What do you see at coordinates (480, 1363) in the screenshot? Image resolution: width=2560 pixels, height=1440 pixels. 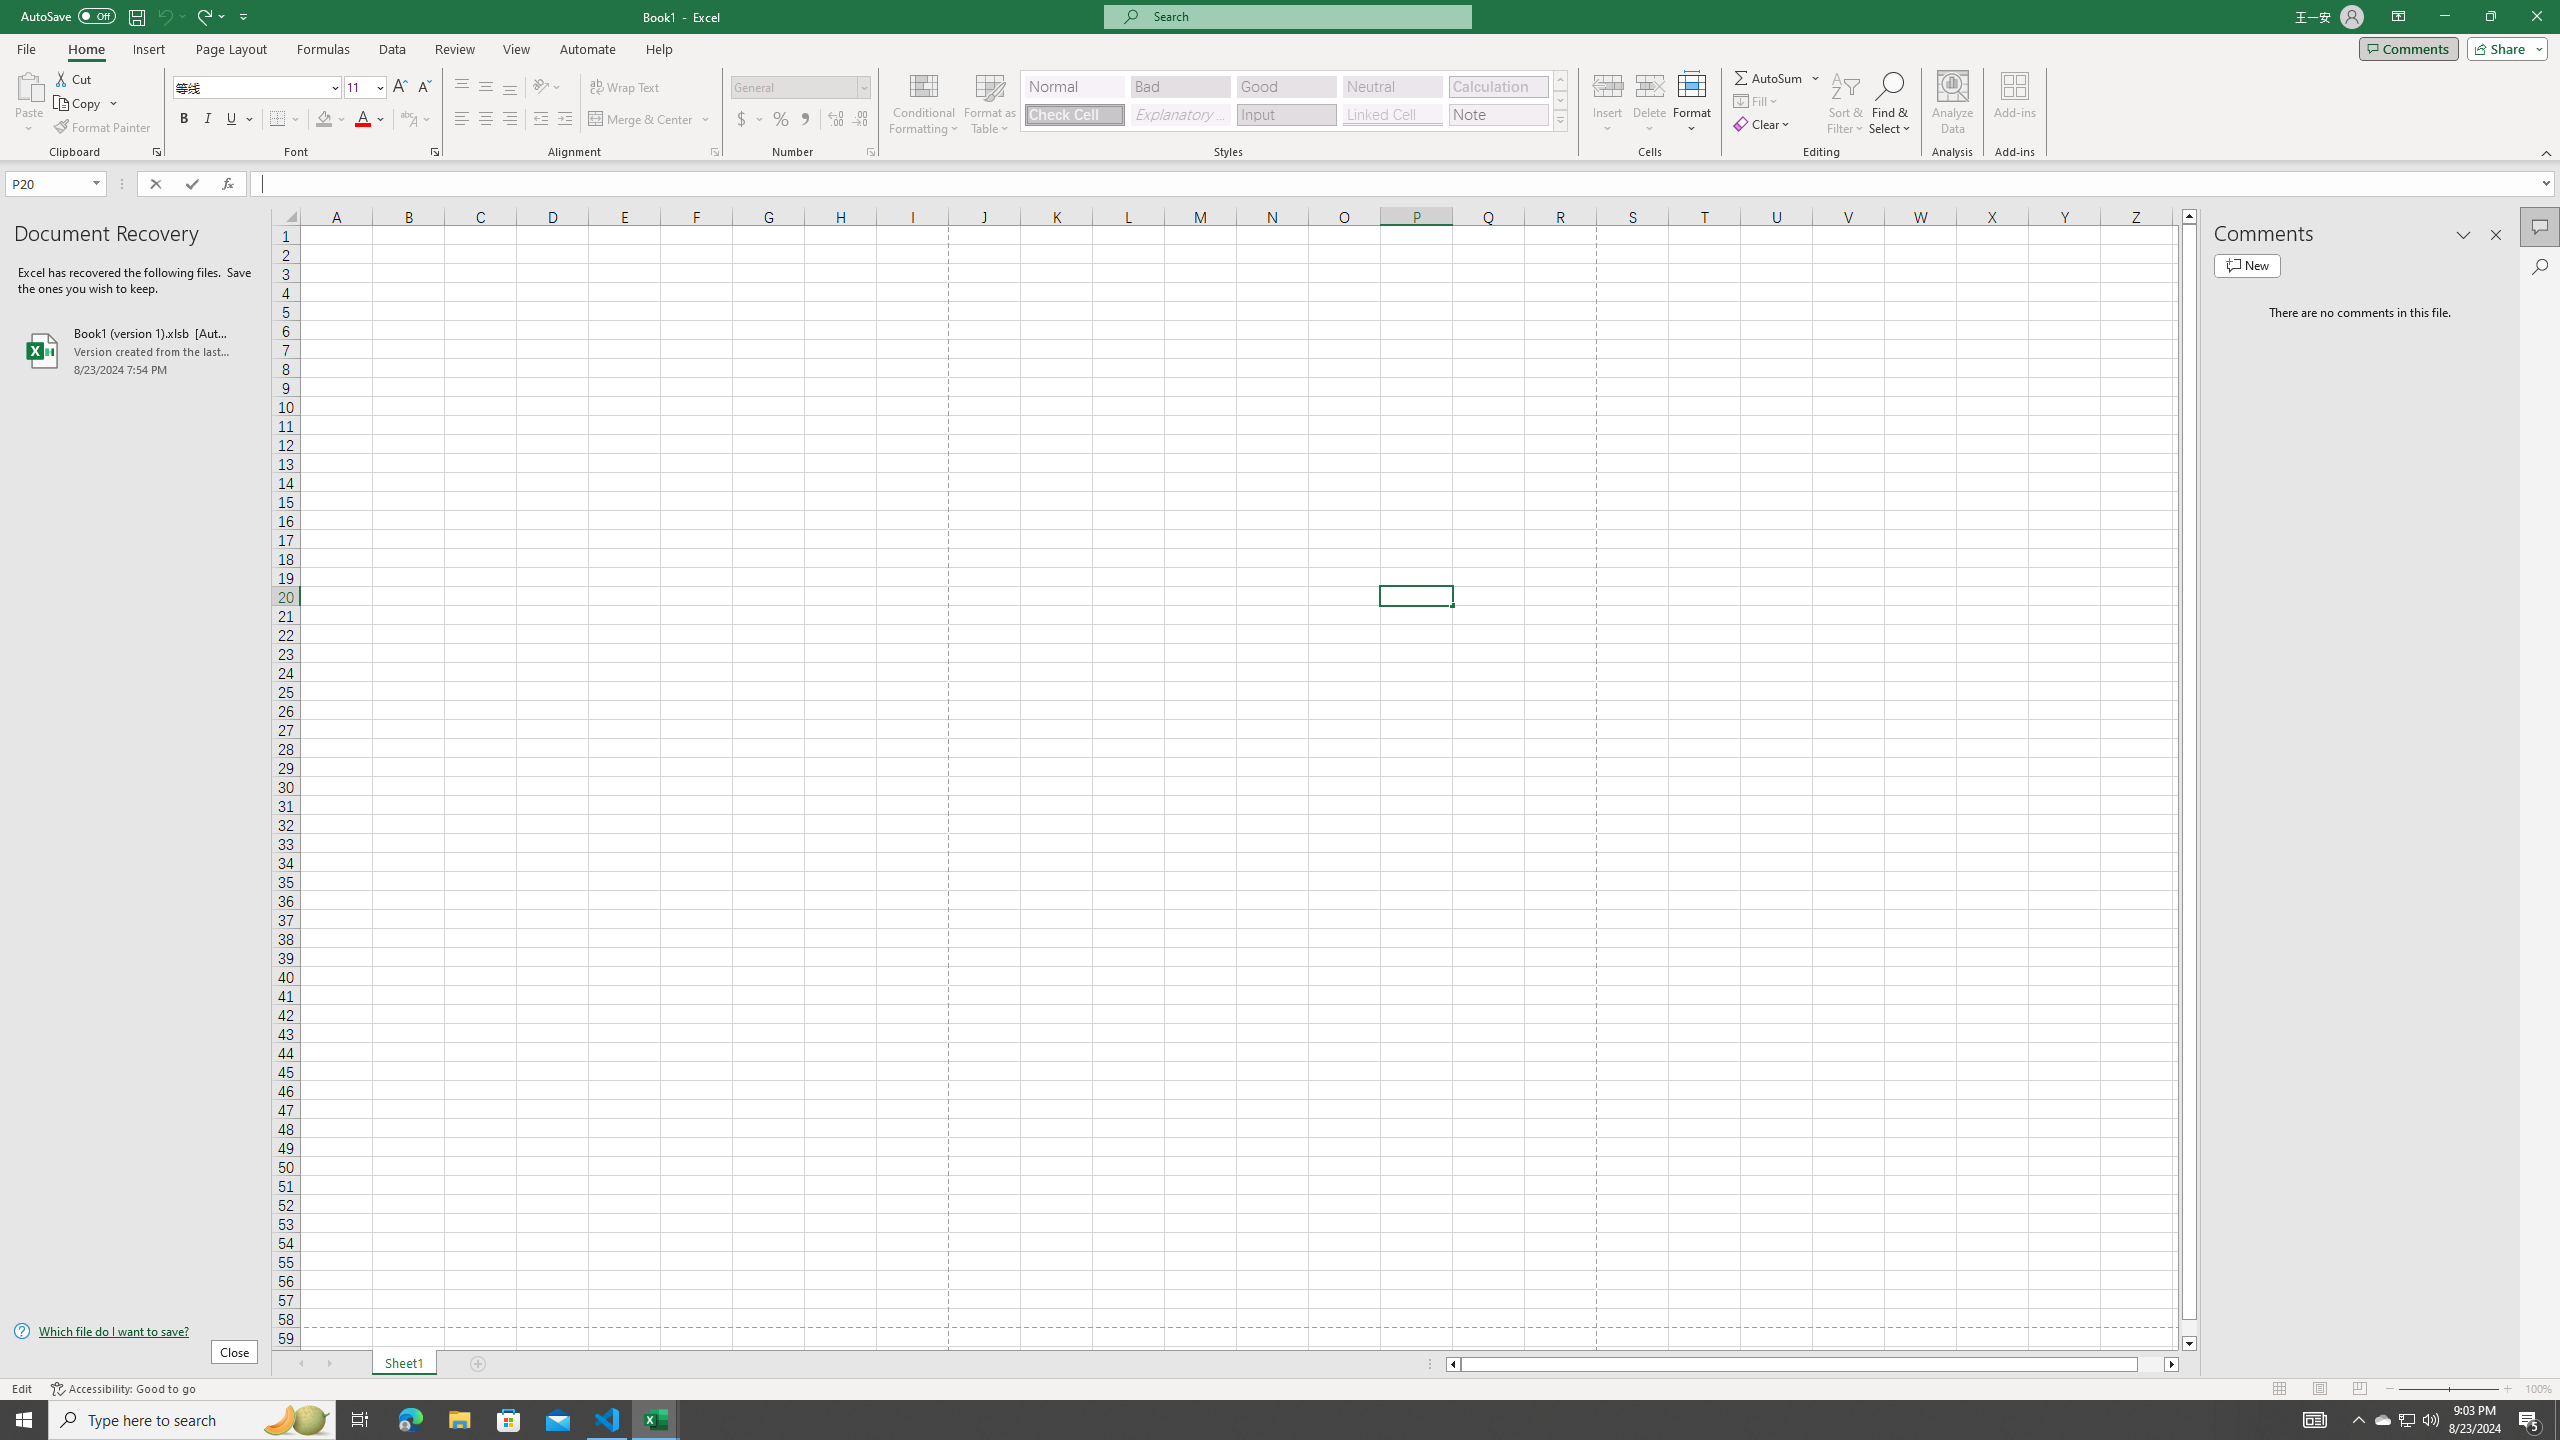 I see `'Add Sheet'` at bounding box center [480, 1363].